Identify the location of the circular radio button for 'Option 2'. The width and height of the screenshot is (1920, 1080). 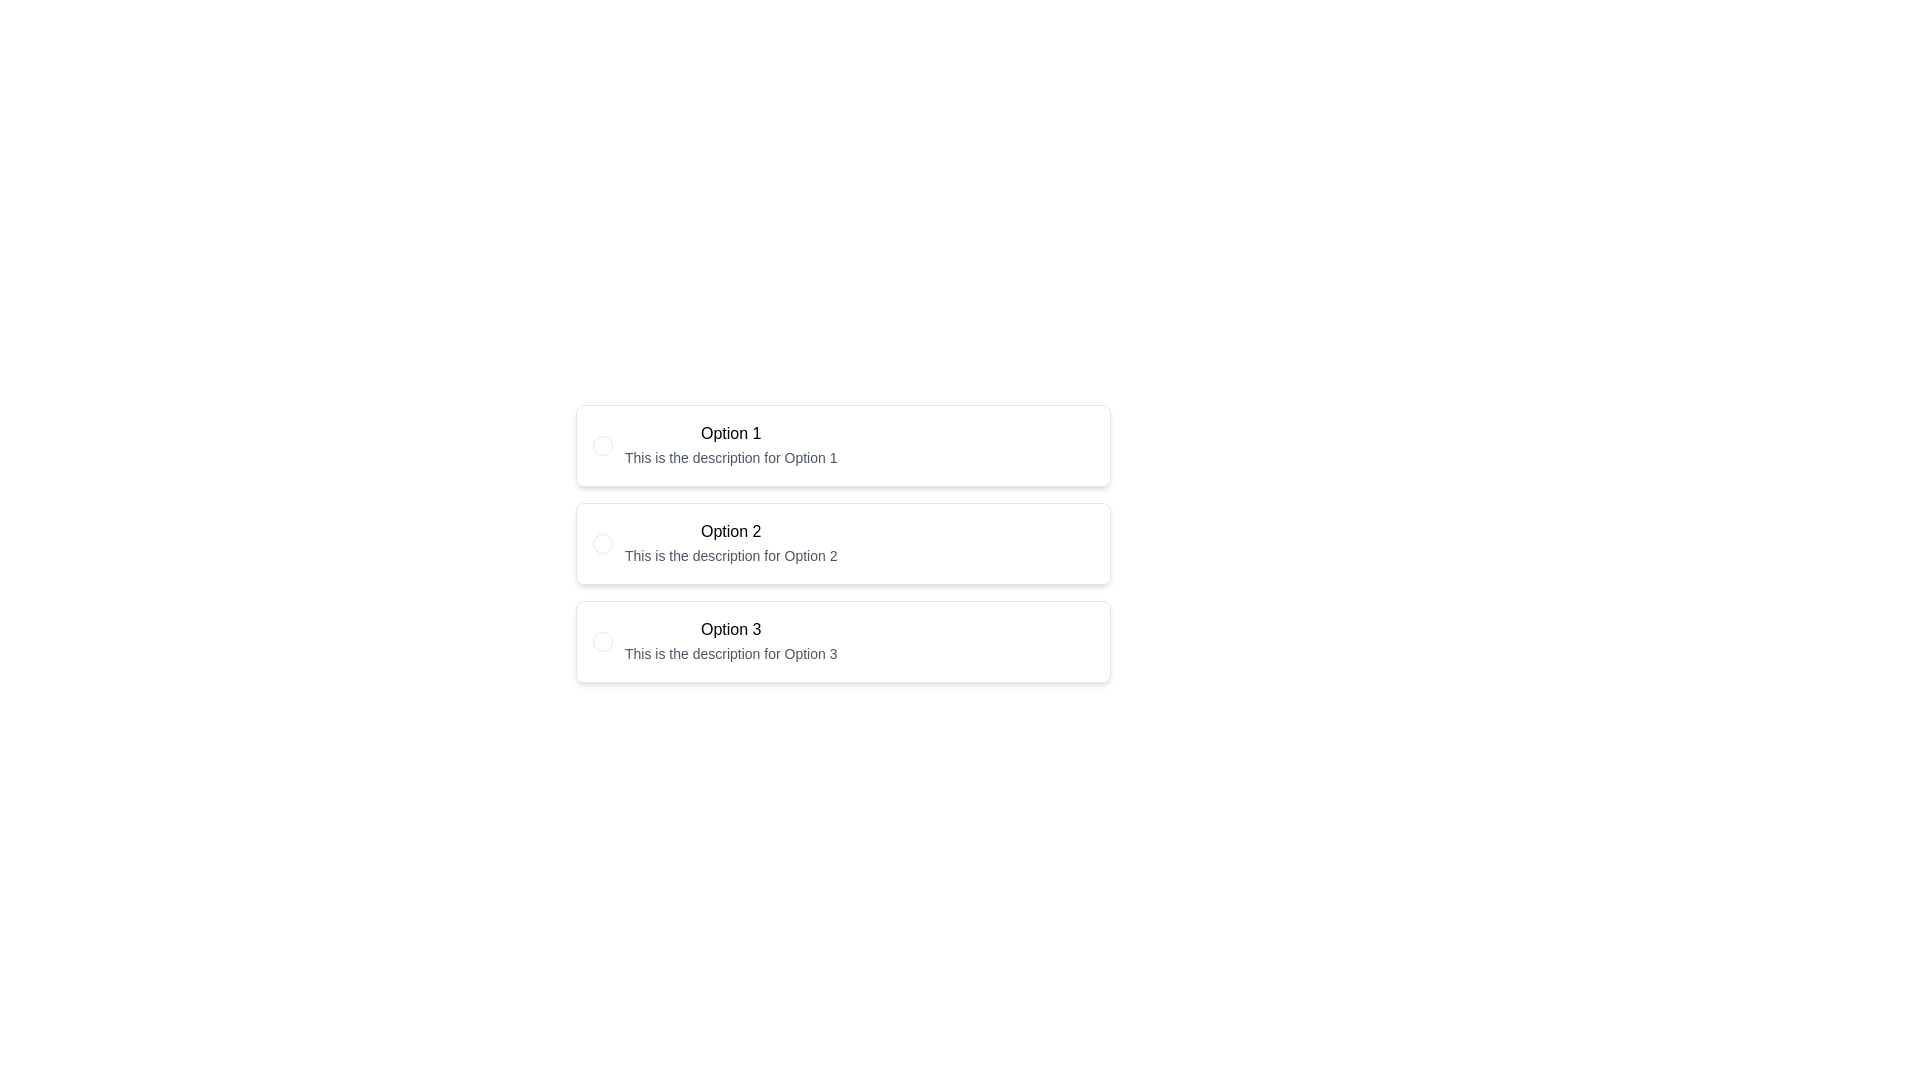
(843, 543).